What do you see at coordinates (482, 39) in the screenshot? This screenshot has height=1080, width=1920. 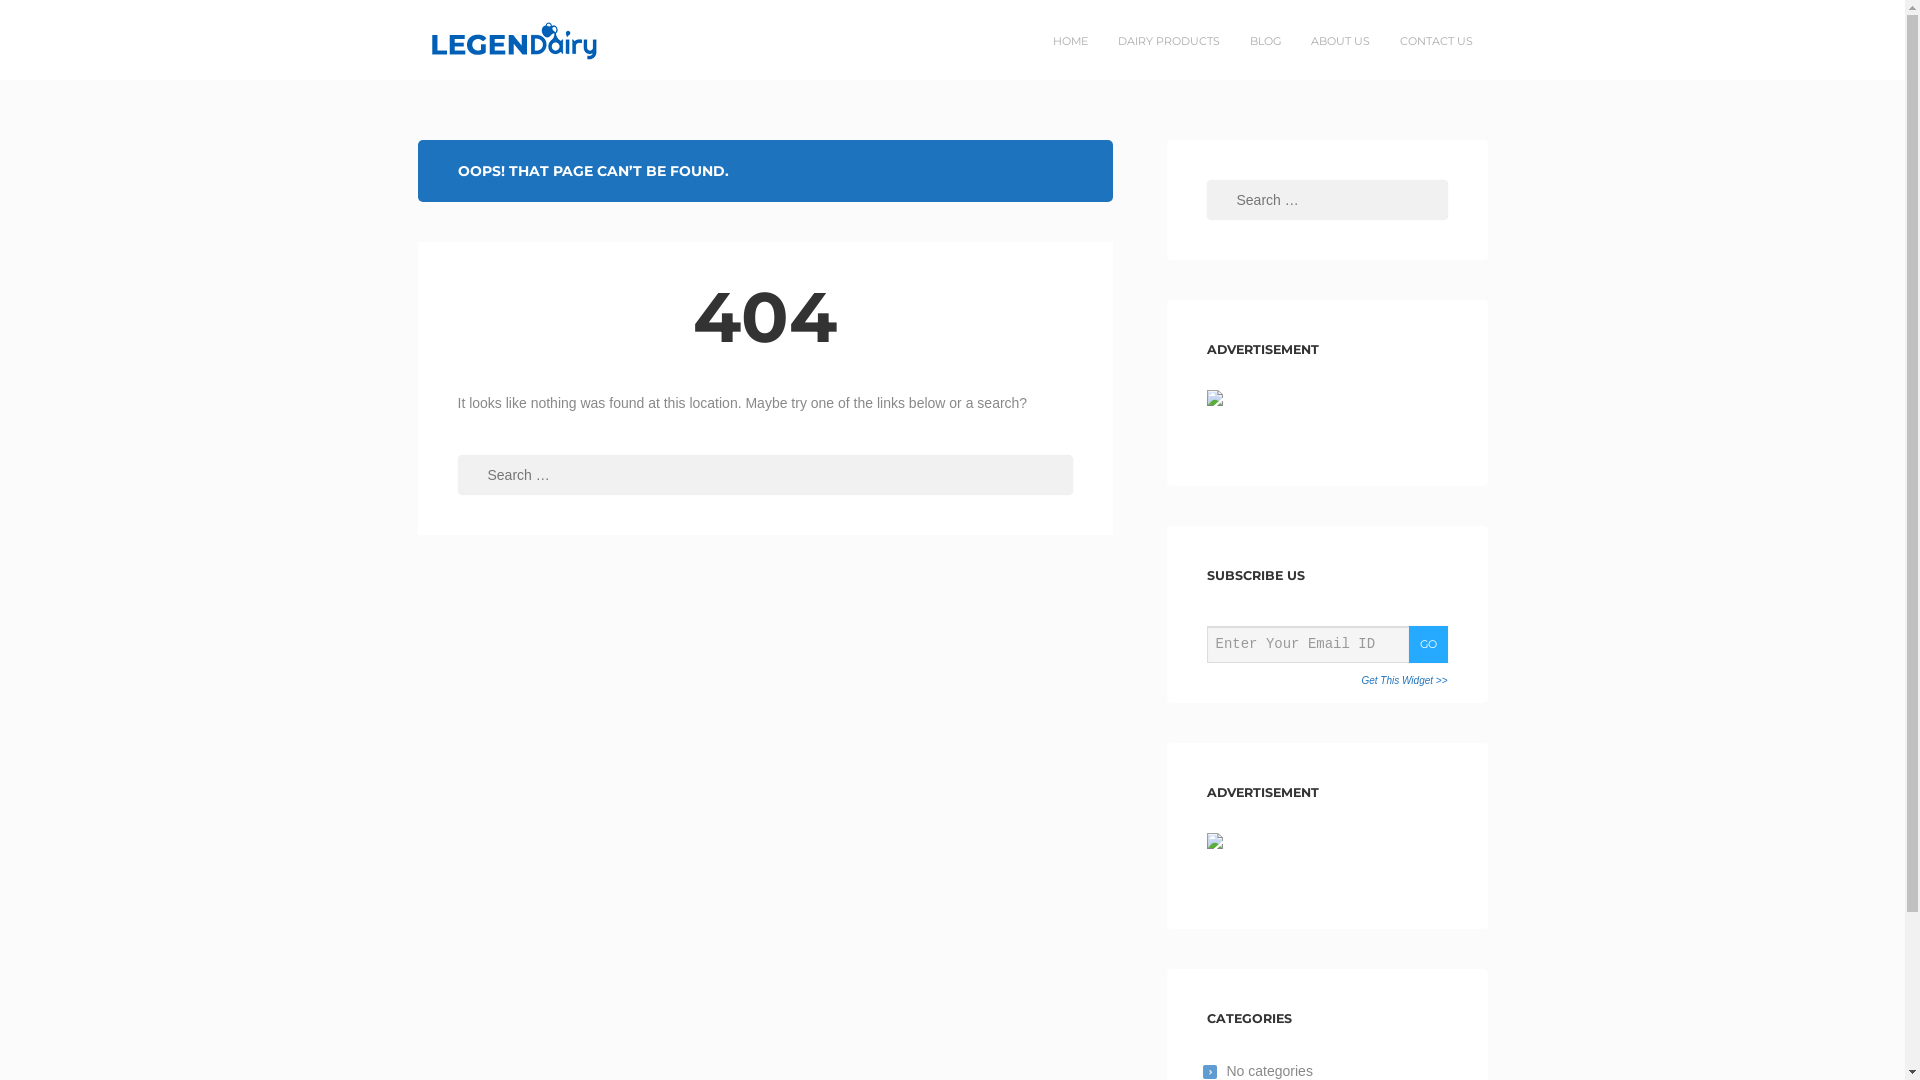 I see `'LEGEN DAIRY'` at bounding box center [482, 39].